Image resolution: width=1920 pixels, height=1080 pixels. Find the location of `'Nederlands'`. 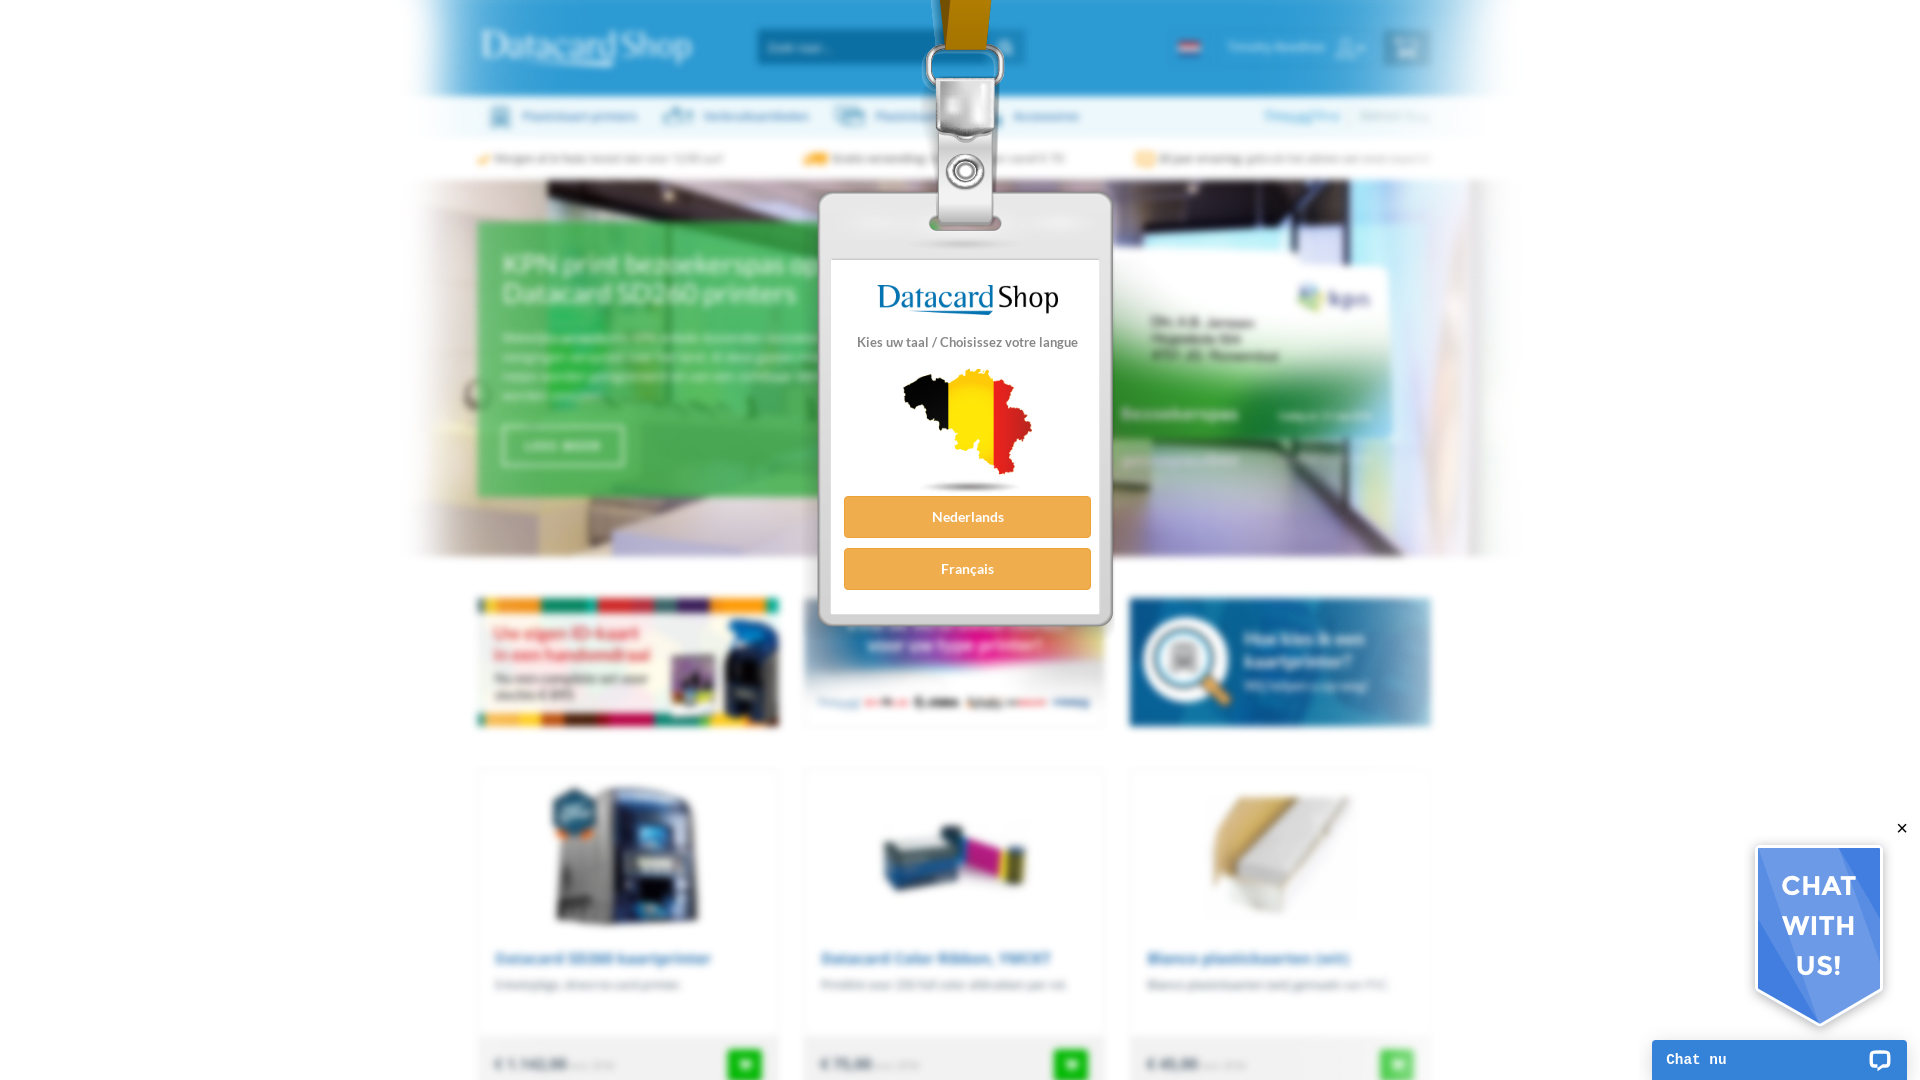

'Nederlands' is located at coordinates (967, 515).